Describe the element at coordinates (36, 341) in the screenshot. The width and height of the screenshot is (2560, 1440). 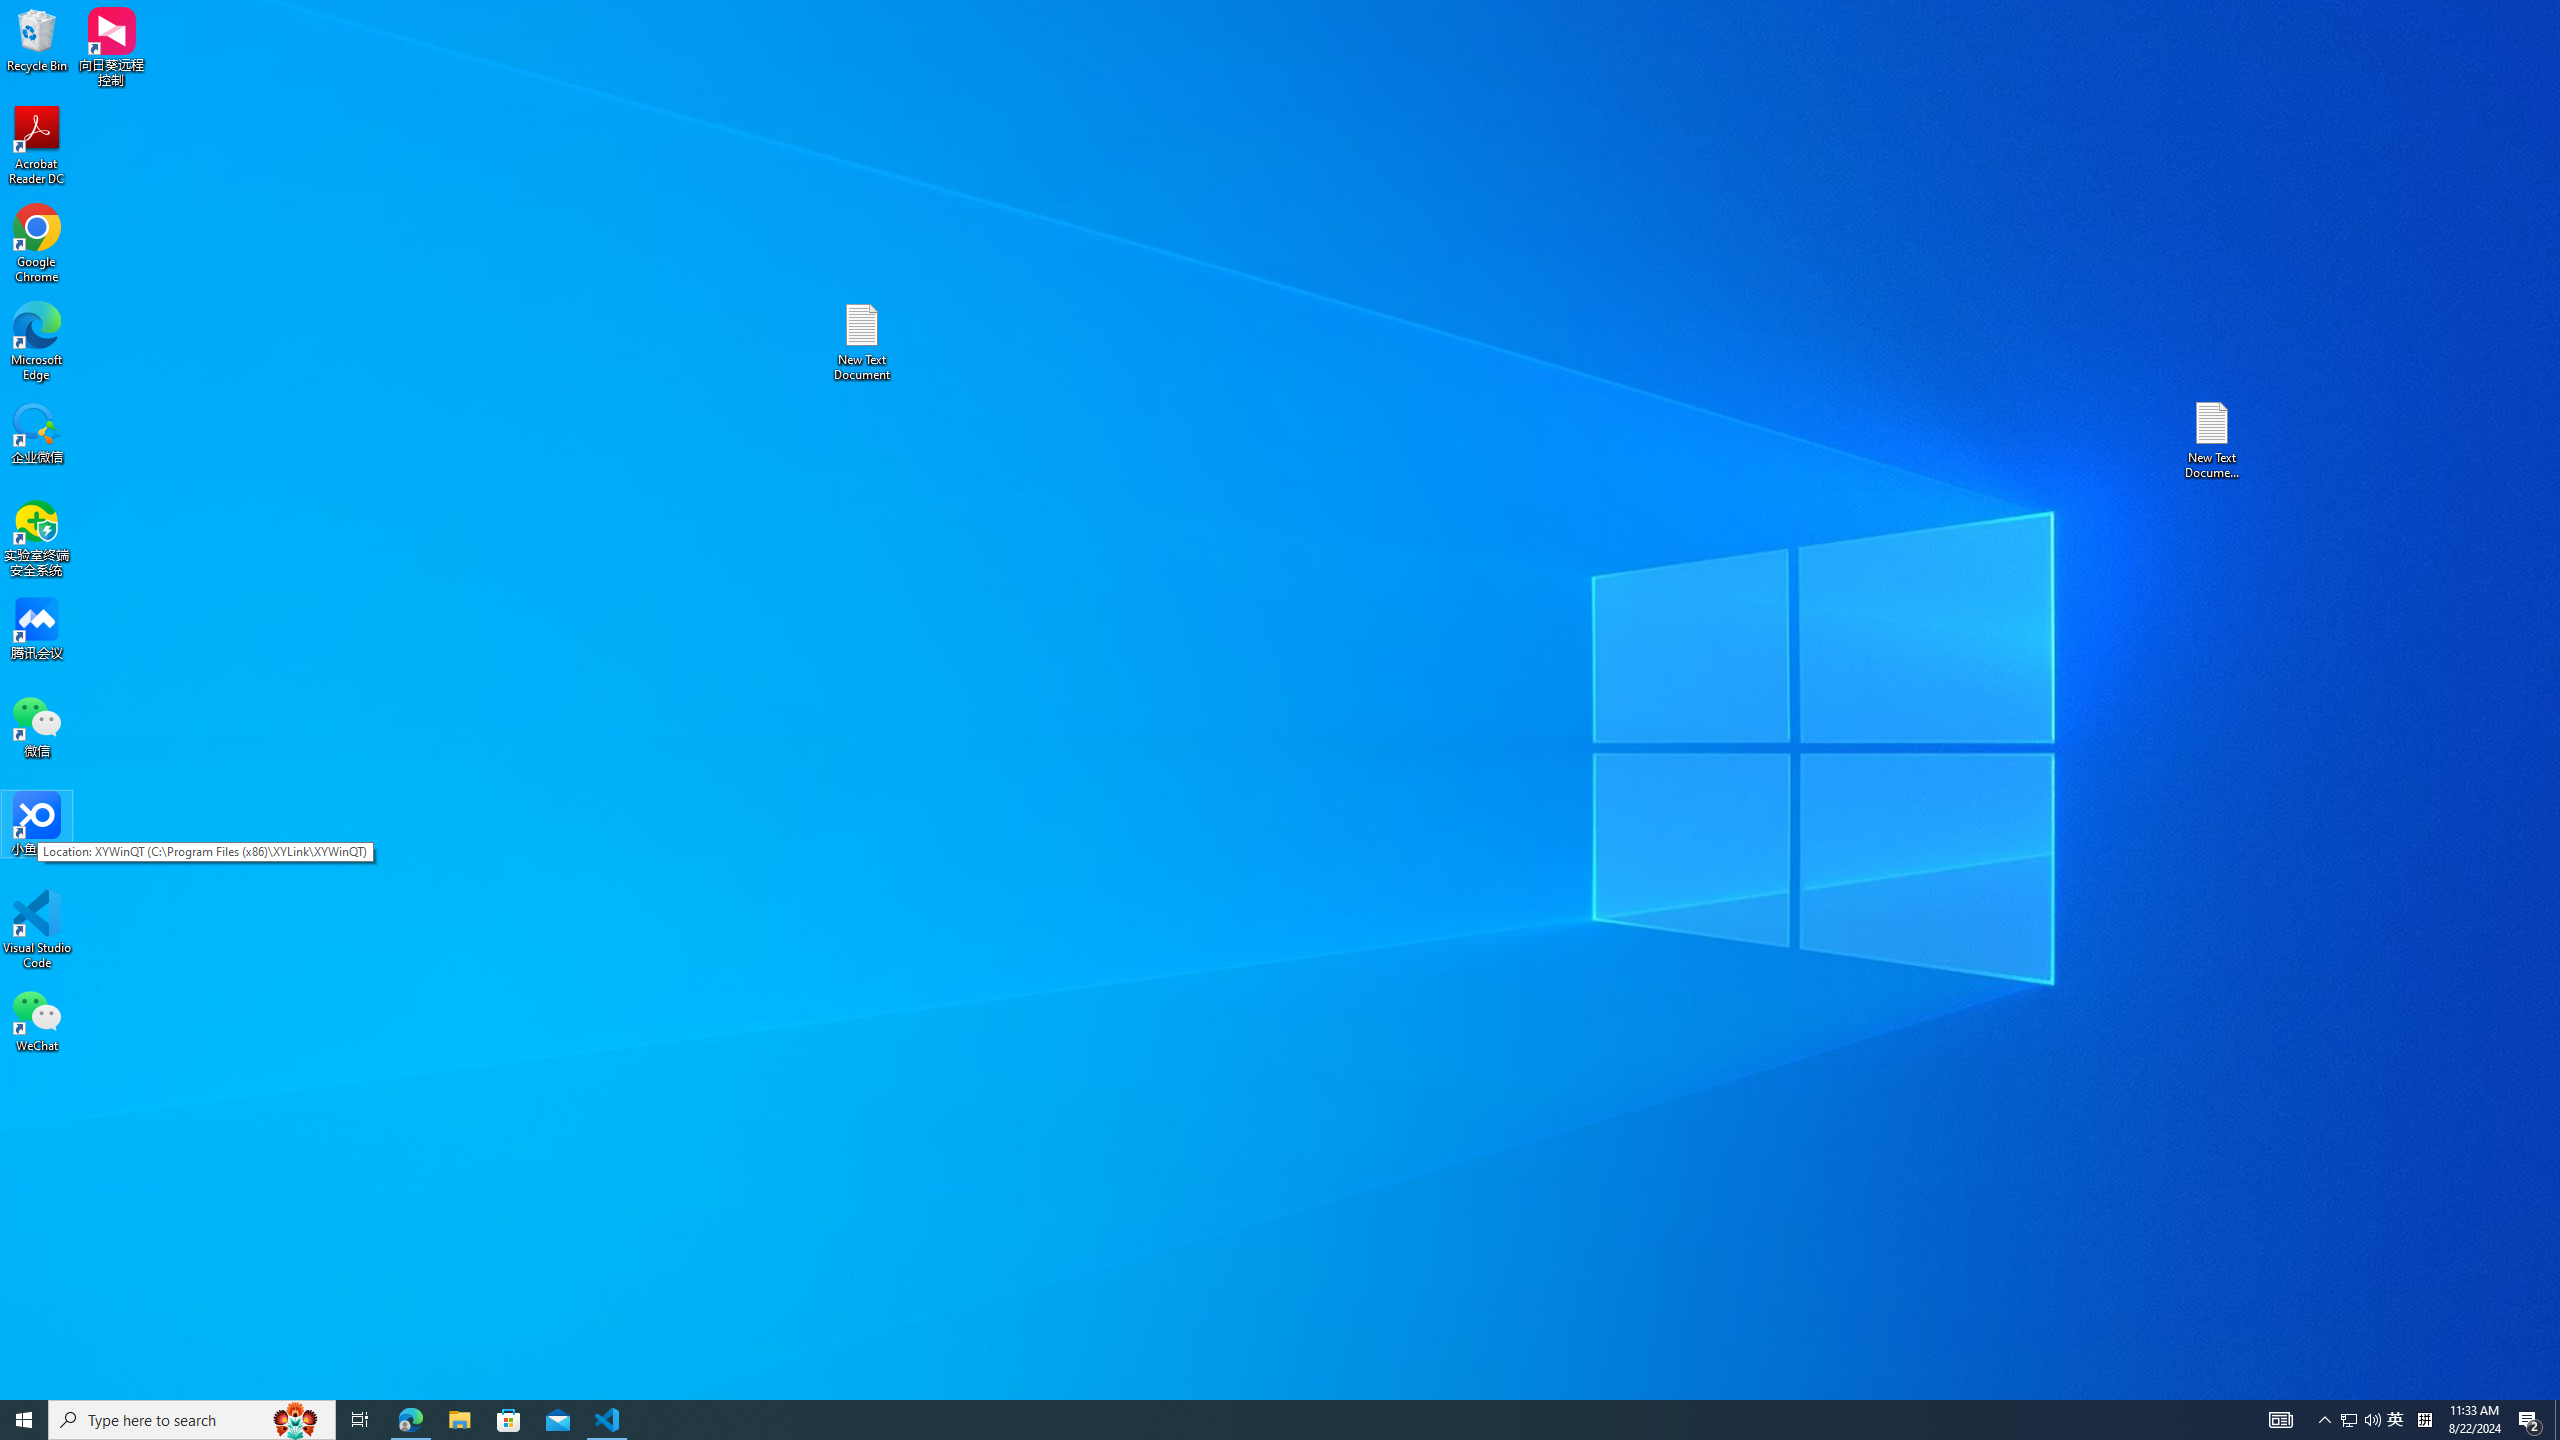
I see `'Microsoft Edge'` at that location.